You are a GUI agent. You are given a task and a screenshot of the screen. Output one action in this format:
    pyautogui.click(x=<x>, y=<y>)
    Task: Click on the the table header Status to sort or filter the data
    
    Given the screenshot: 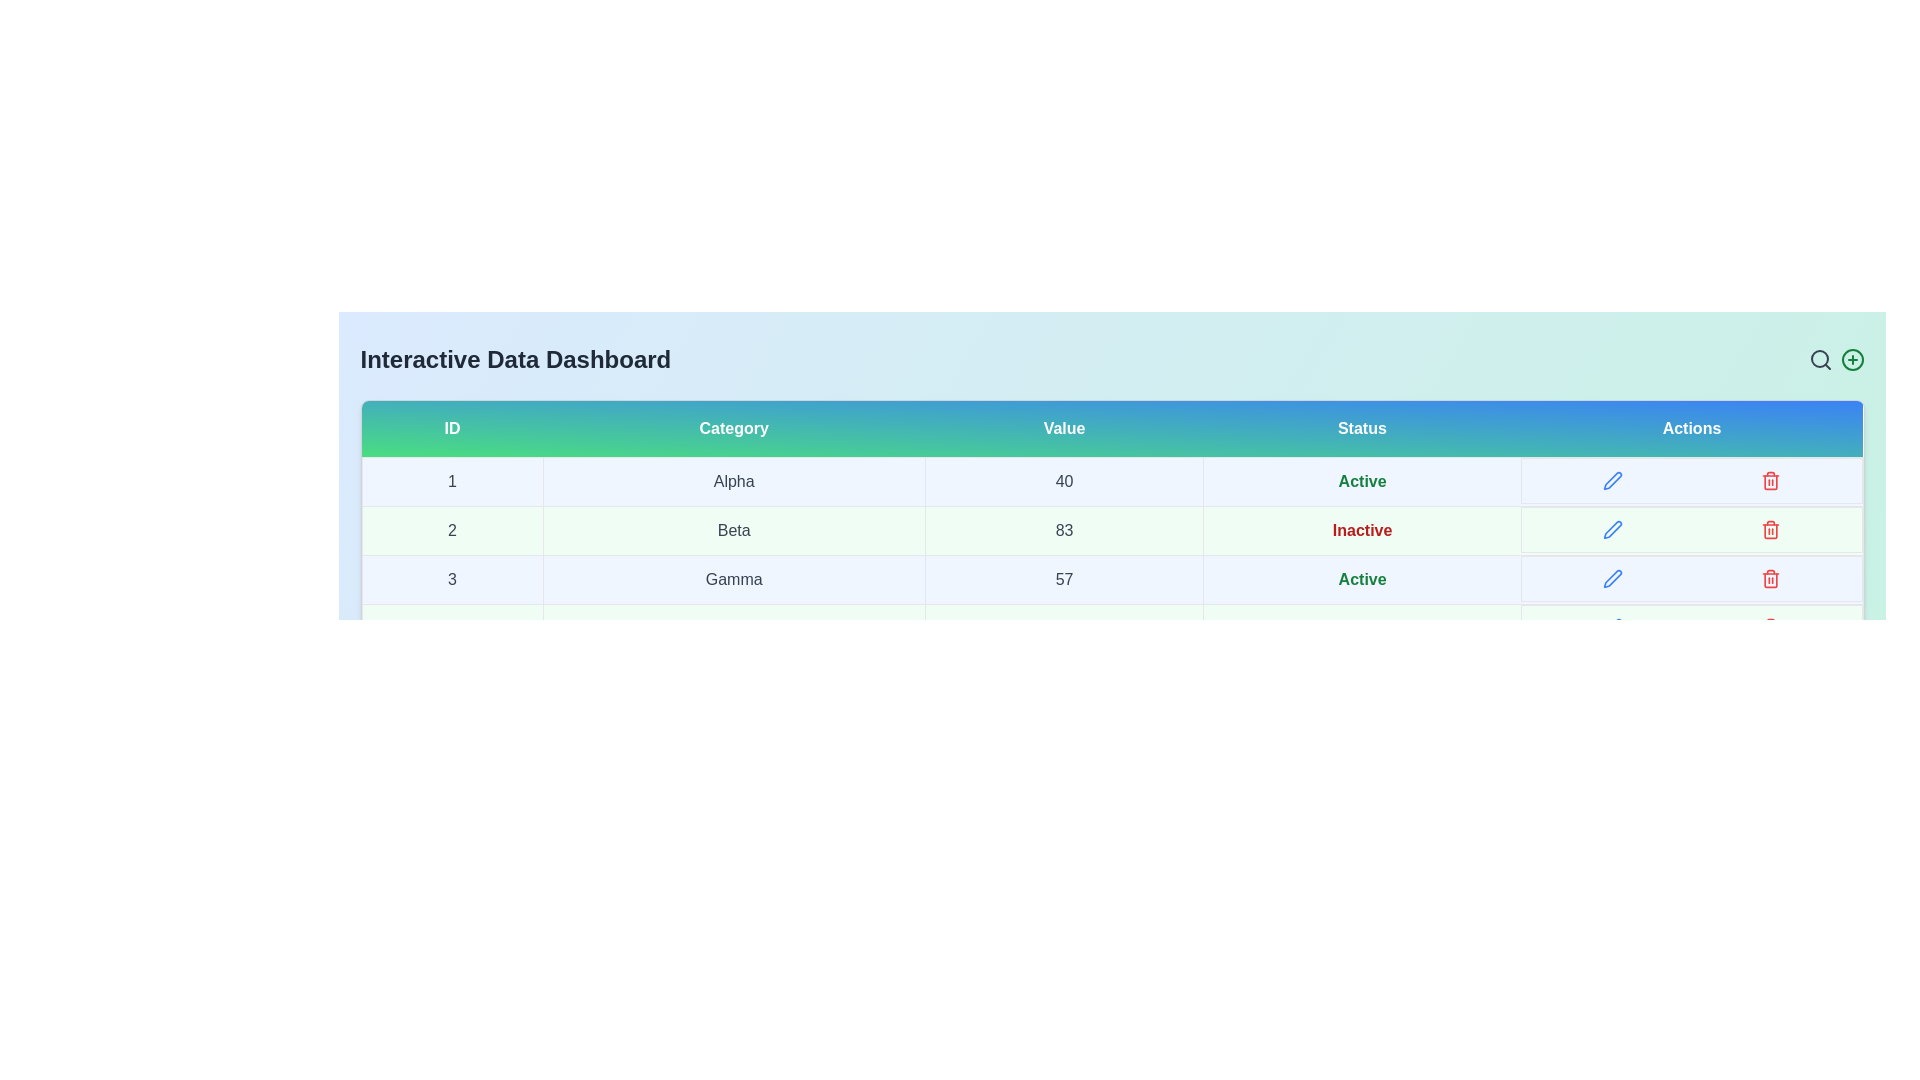 What is the action you would take?
    pyautogui.click(x=1361, y=427)
    